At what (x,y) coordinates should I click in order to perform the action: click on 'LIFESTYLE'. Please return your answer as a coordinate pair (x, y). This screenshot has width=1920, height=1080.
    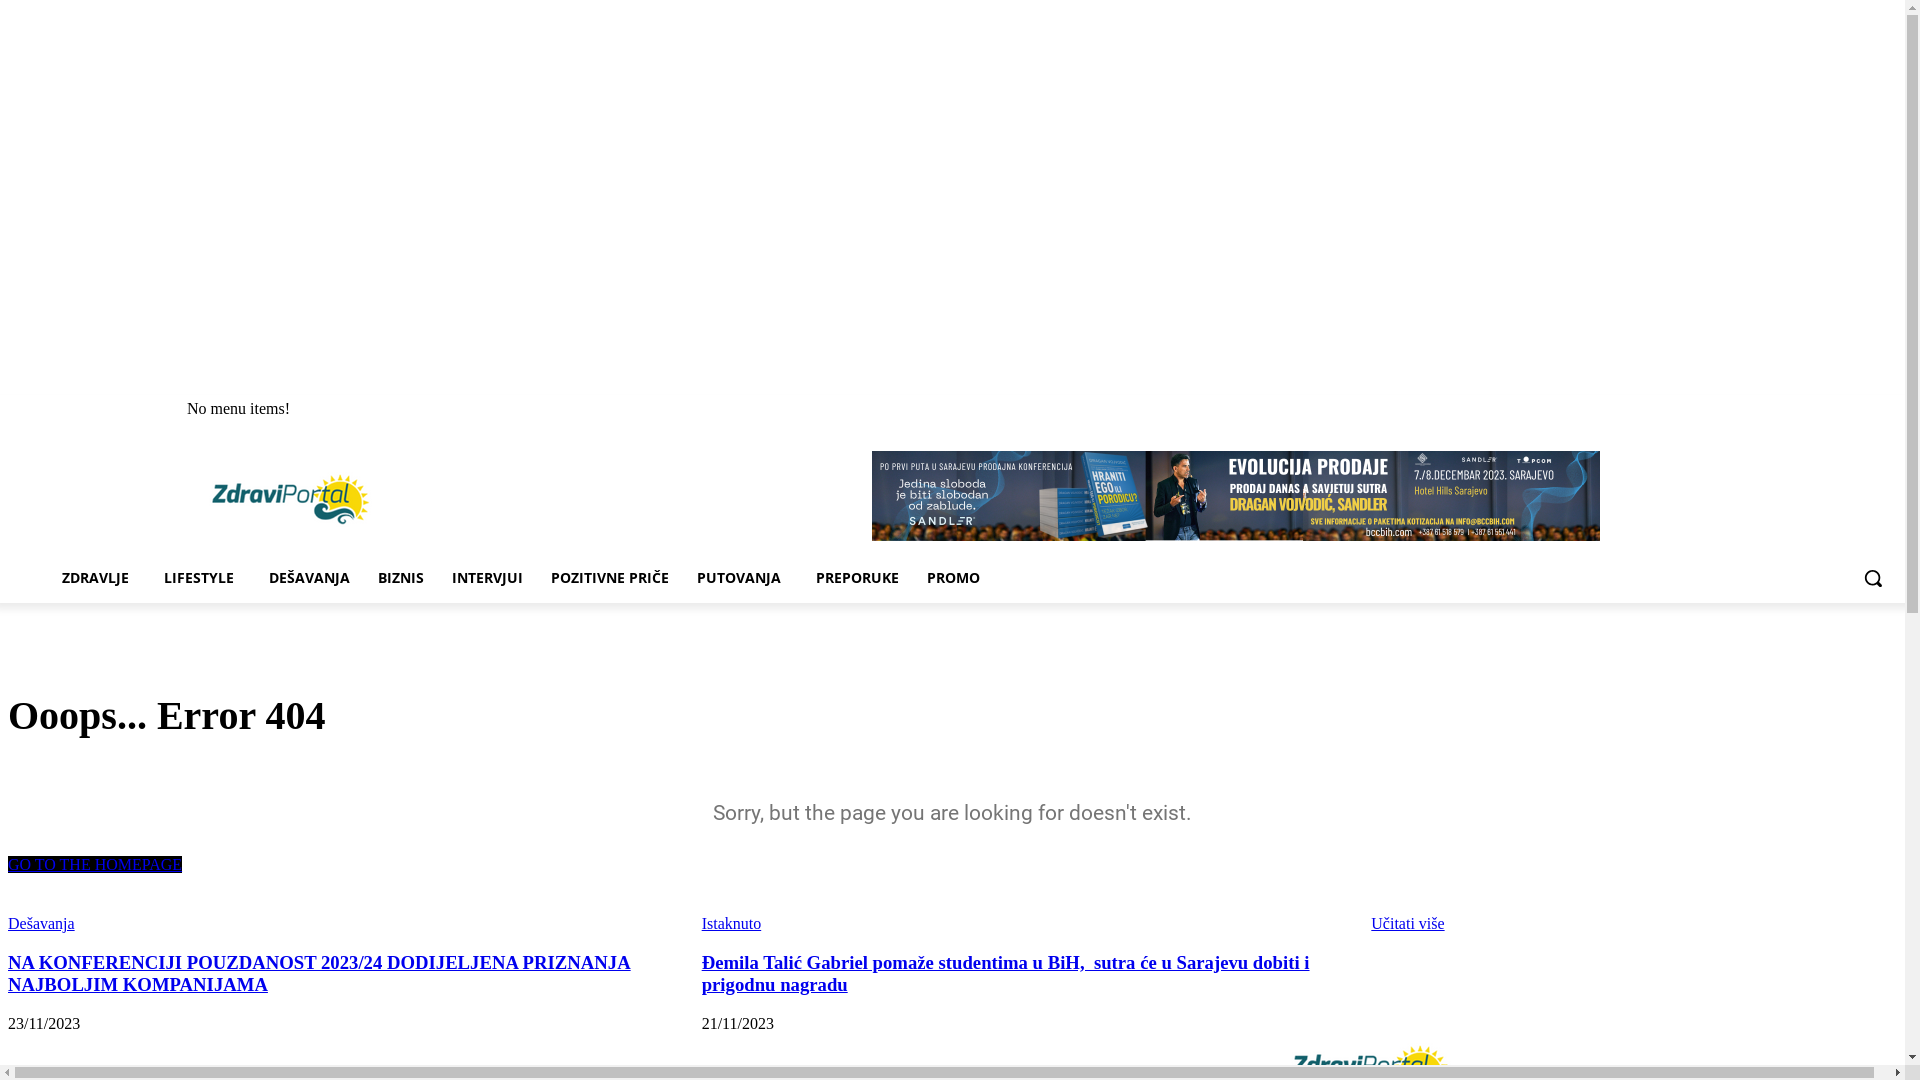
    Looking at the image, I should click on (148, 578).